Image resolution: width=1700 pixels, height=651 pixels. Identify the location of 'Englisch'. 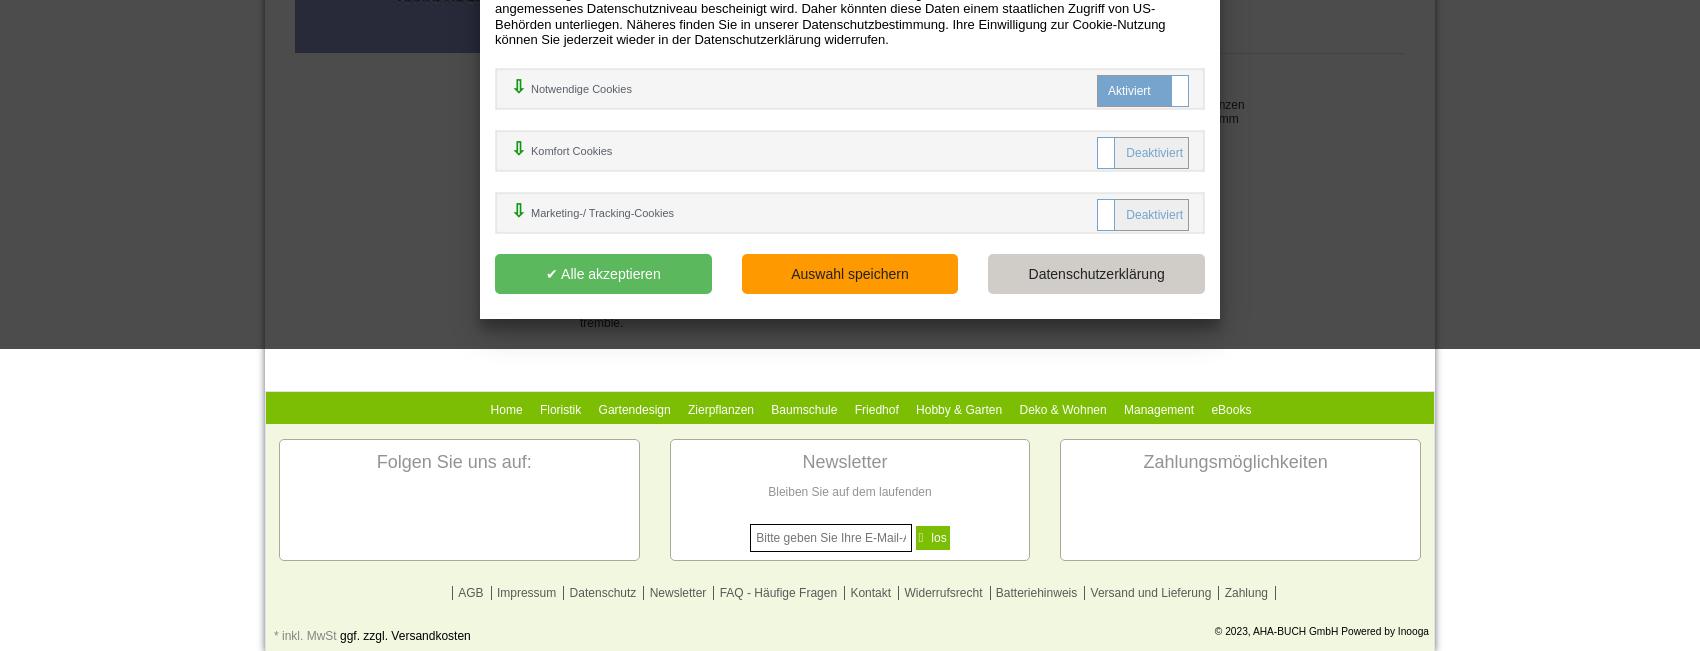
(744, 131).